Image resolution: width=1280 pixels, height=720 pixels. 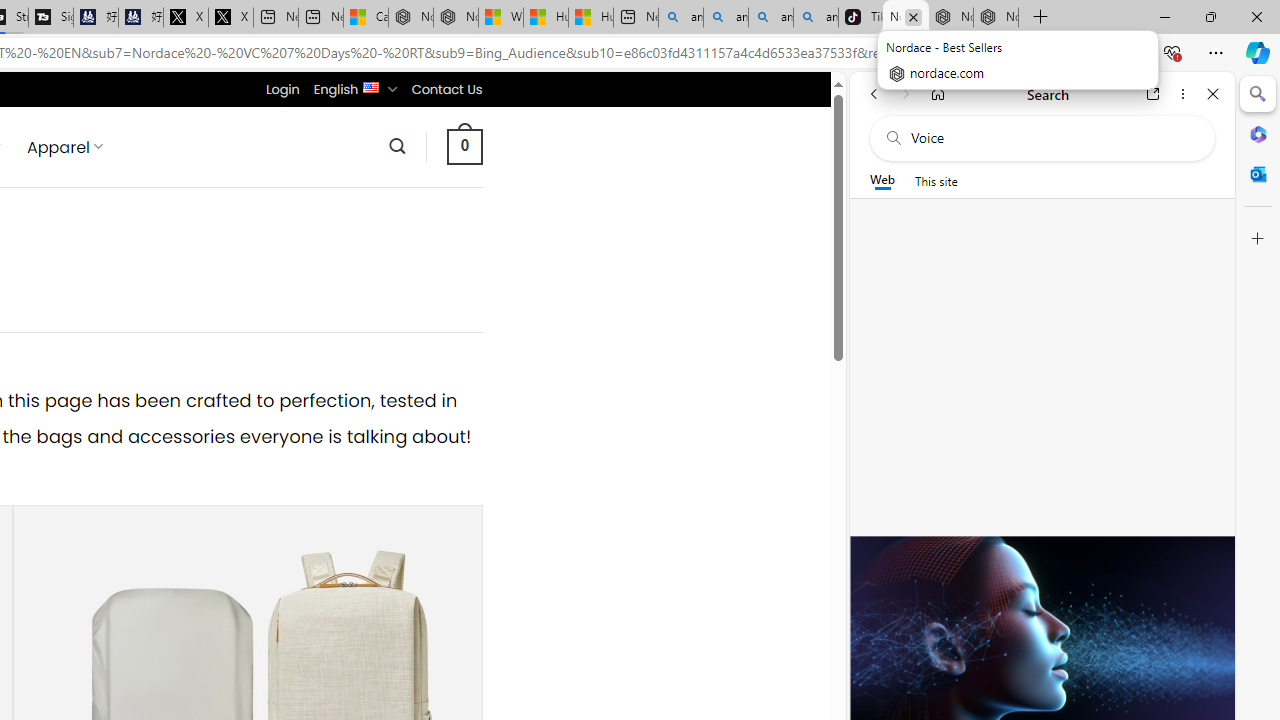 What do you see at coordinates (724, 17) in the screenshot?
I see `'amazon - Search'` at bounding box center [724, 17].